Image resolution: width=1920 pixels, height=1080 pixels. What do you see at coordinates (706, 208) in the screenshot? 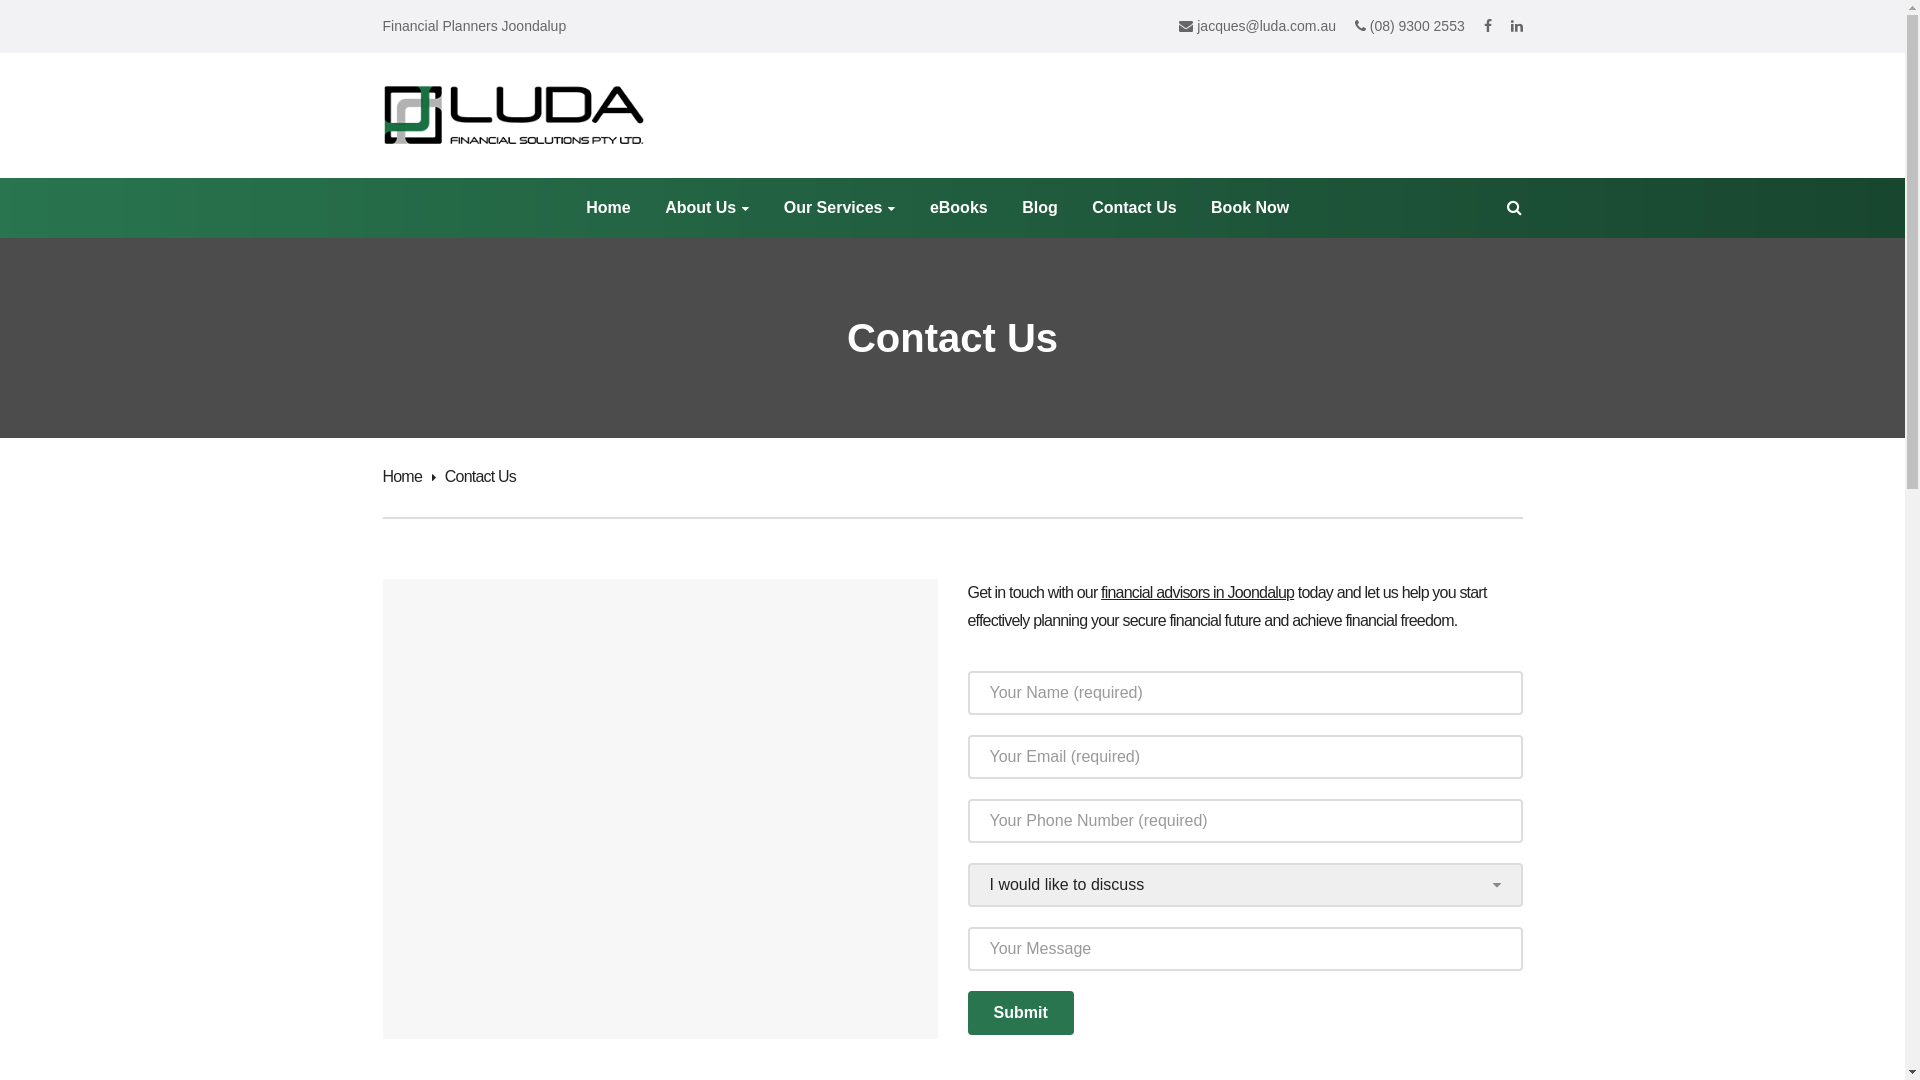
I see `'About Us'` at bounding box center [706, 208].